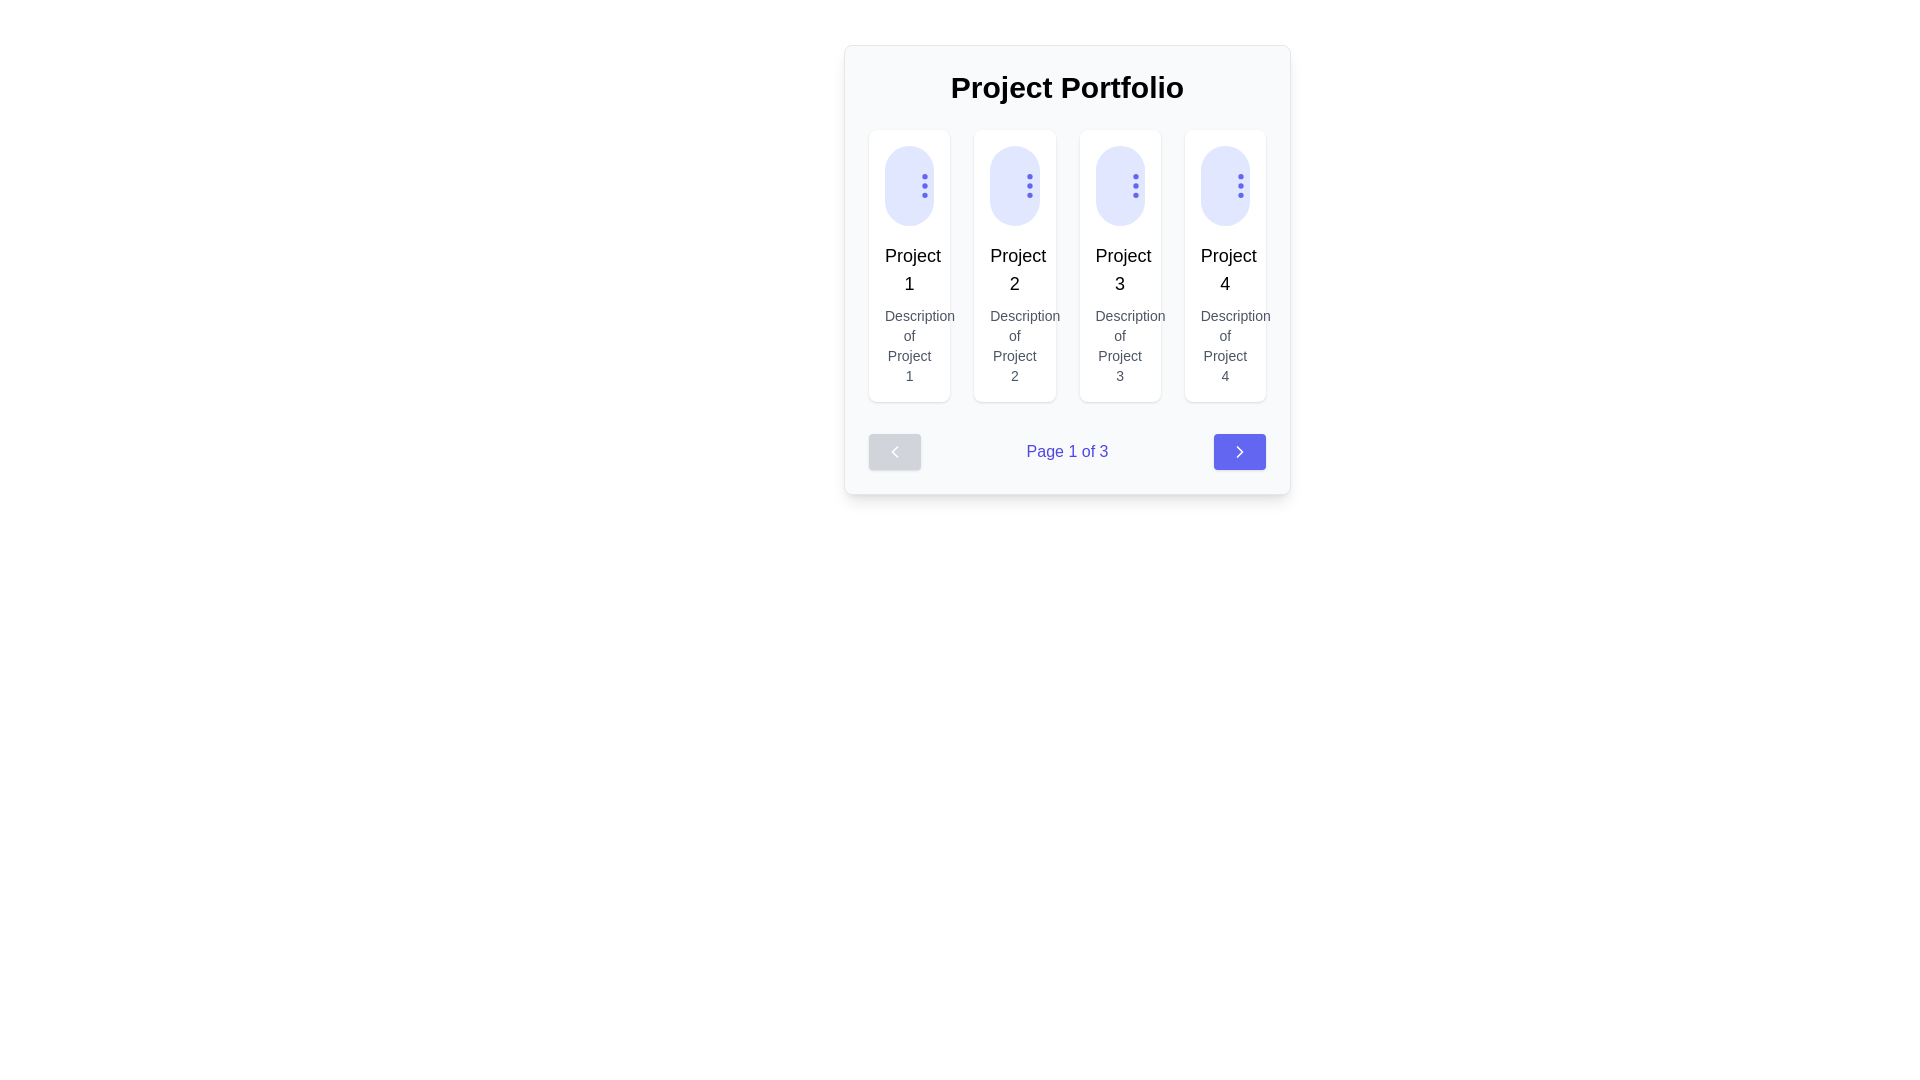  I want to click on the right-facing chevron icon within the rectangular button located in the bottom right corner of the interface for potential advanced navigation features, so click(1238, 451).